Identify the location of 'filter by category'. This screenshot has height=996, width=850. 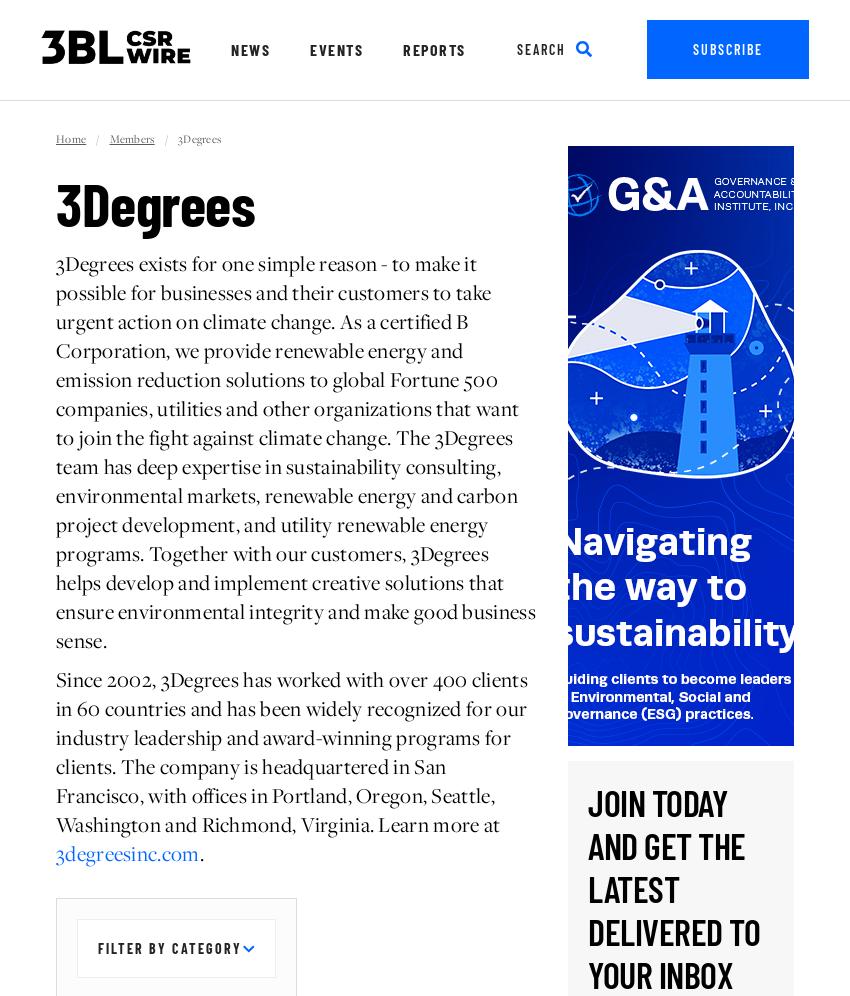
(170, 948).